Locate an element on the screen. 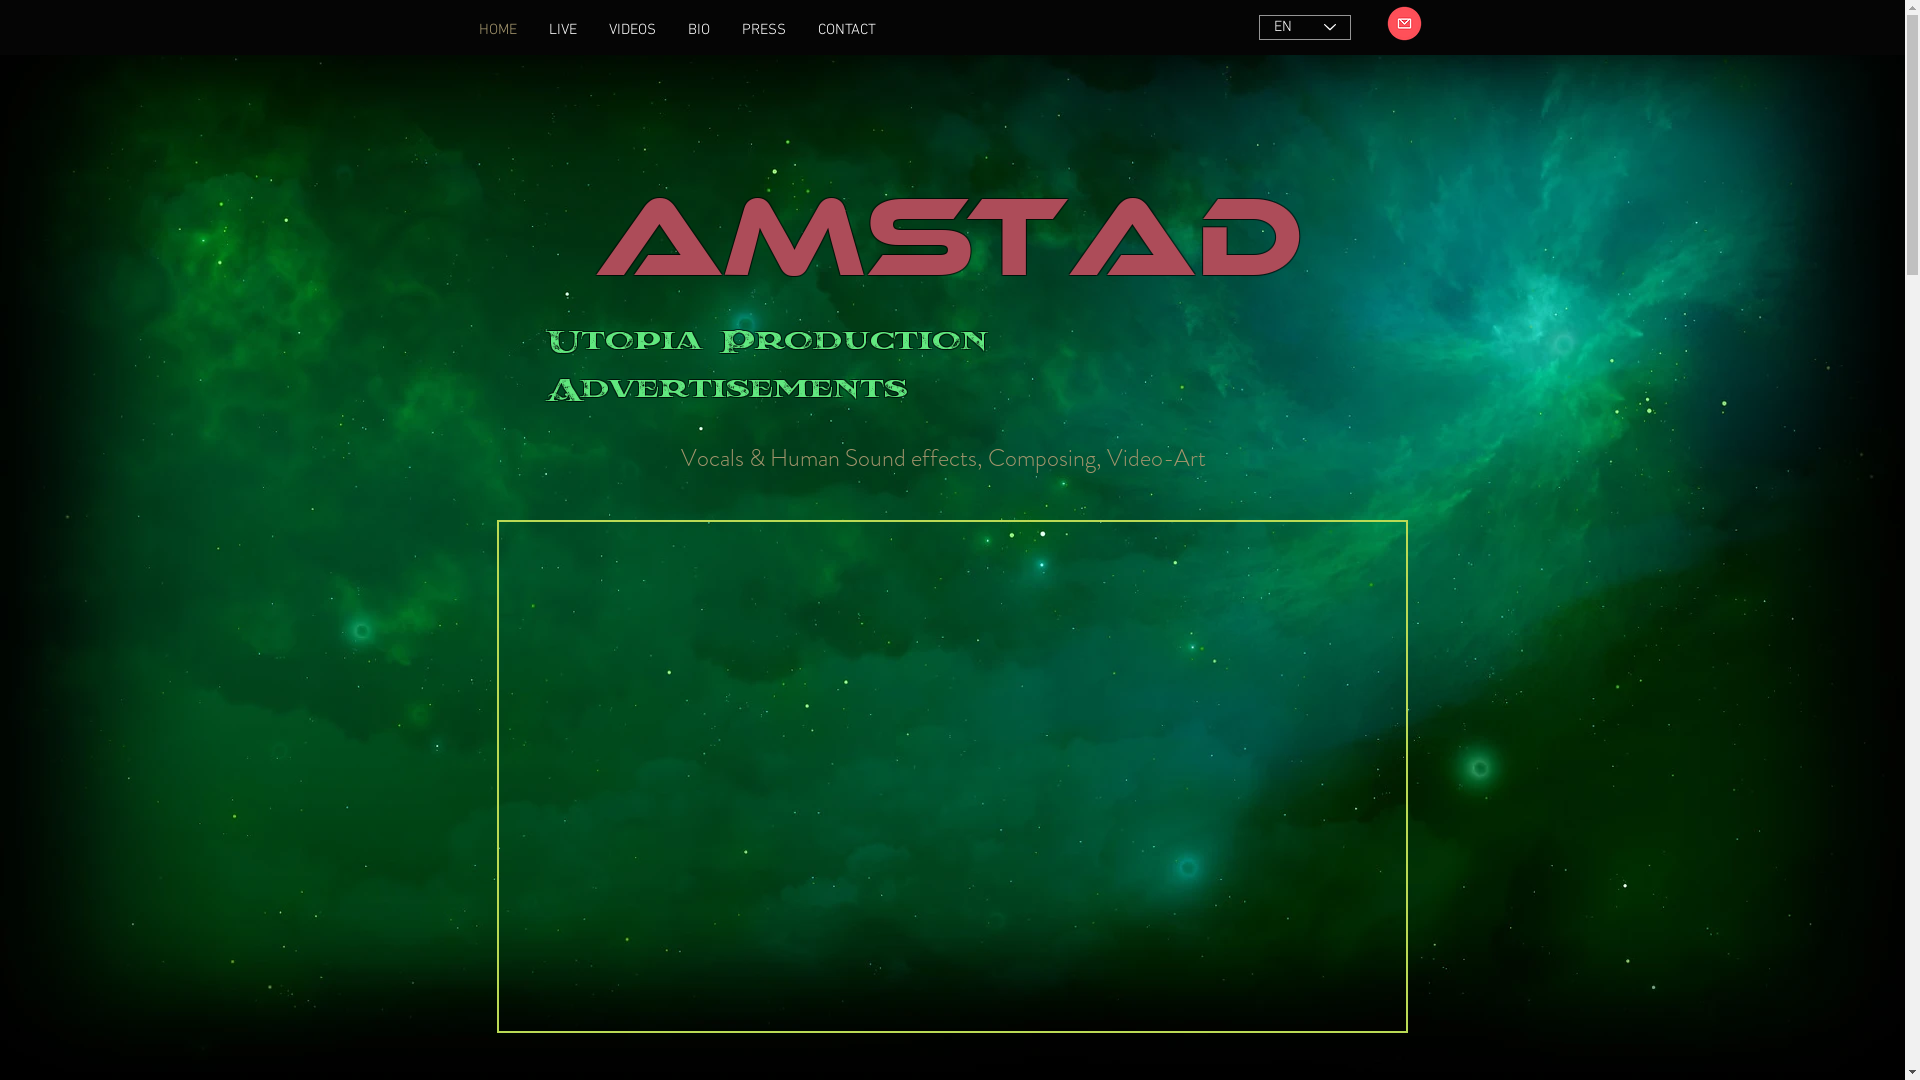  'HOME' is located at coordinates (497, 30).